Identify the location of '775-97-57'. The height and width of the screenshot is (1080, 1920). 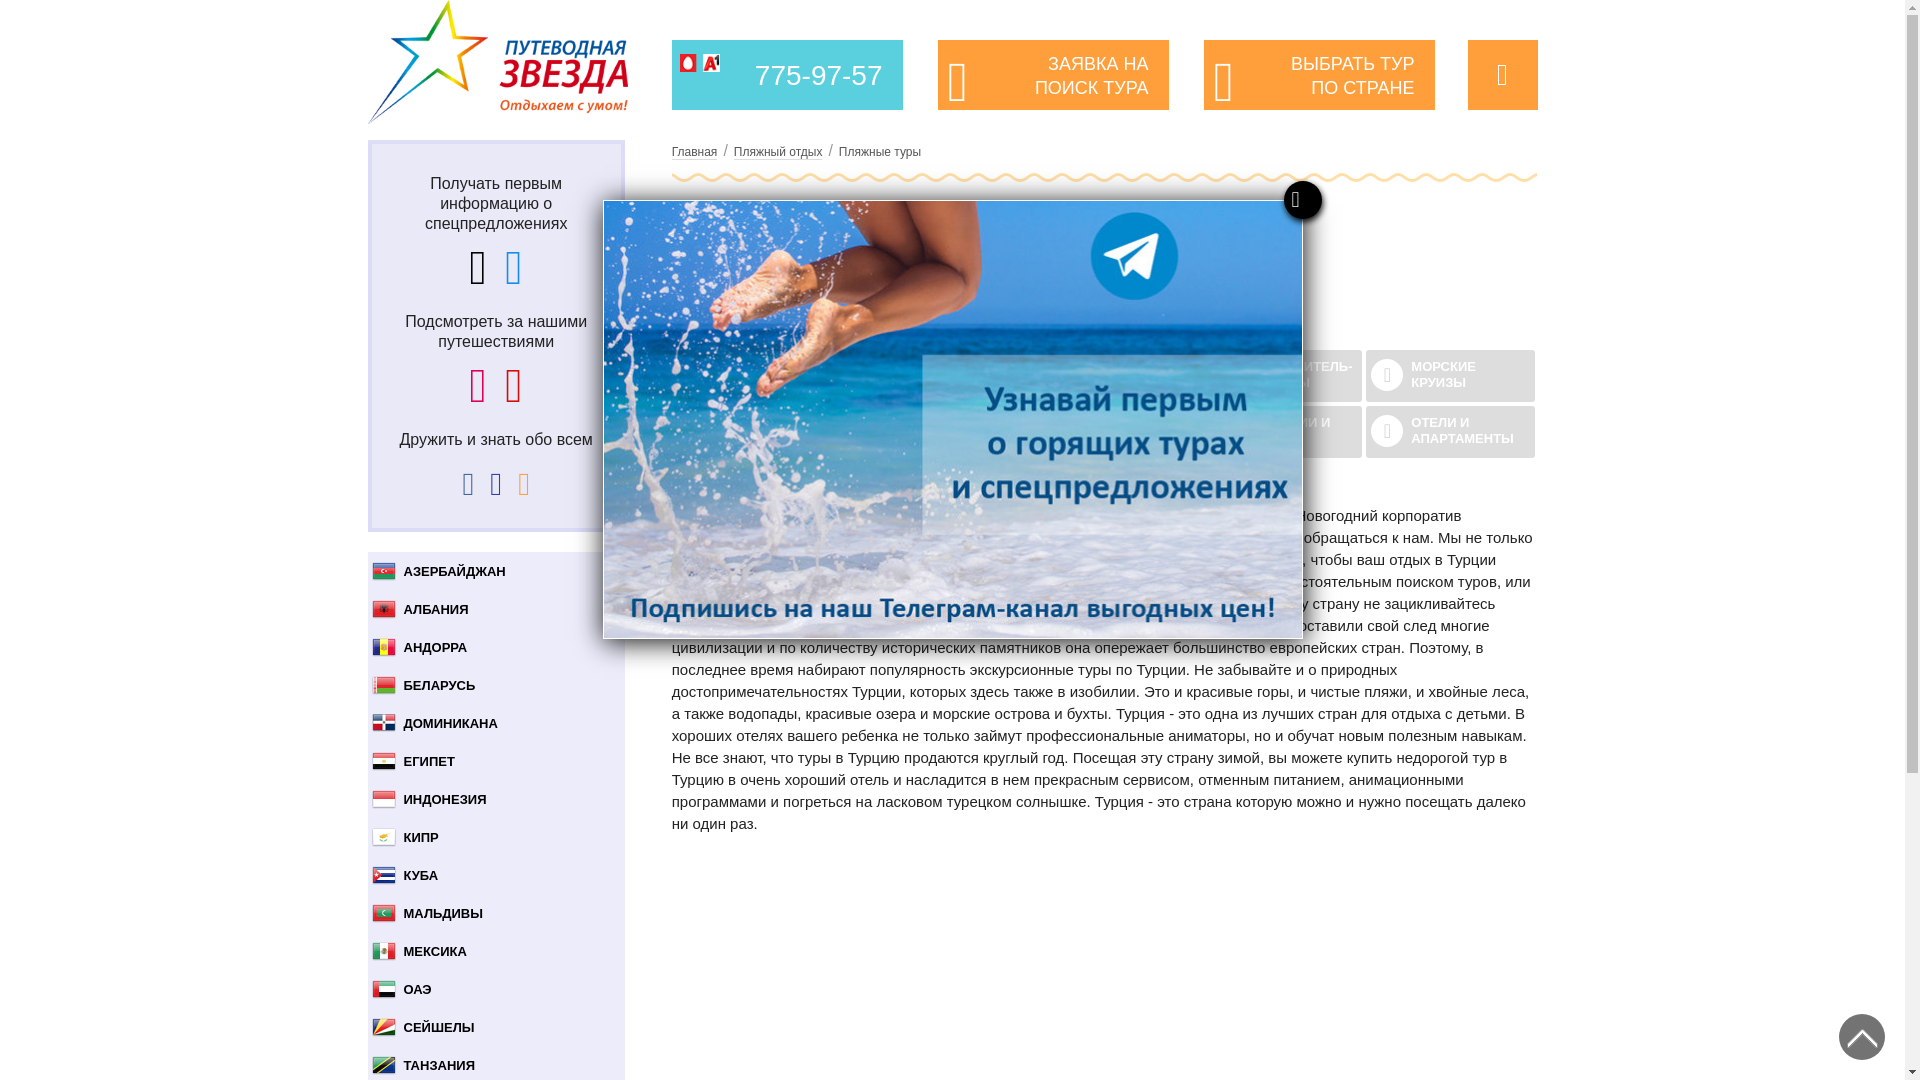
(821, 75).